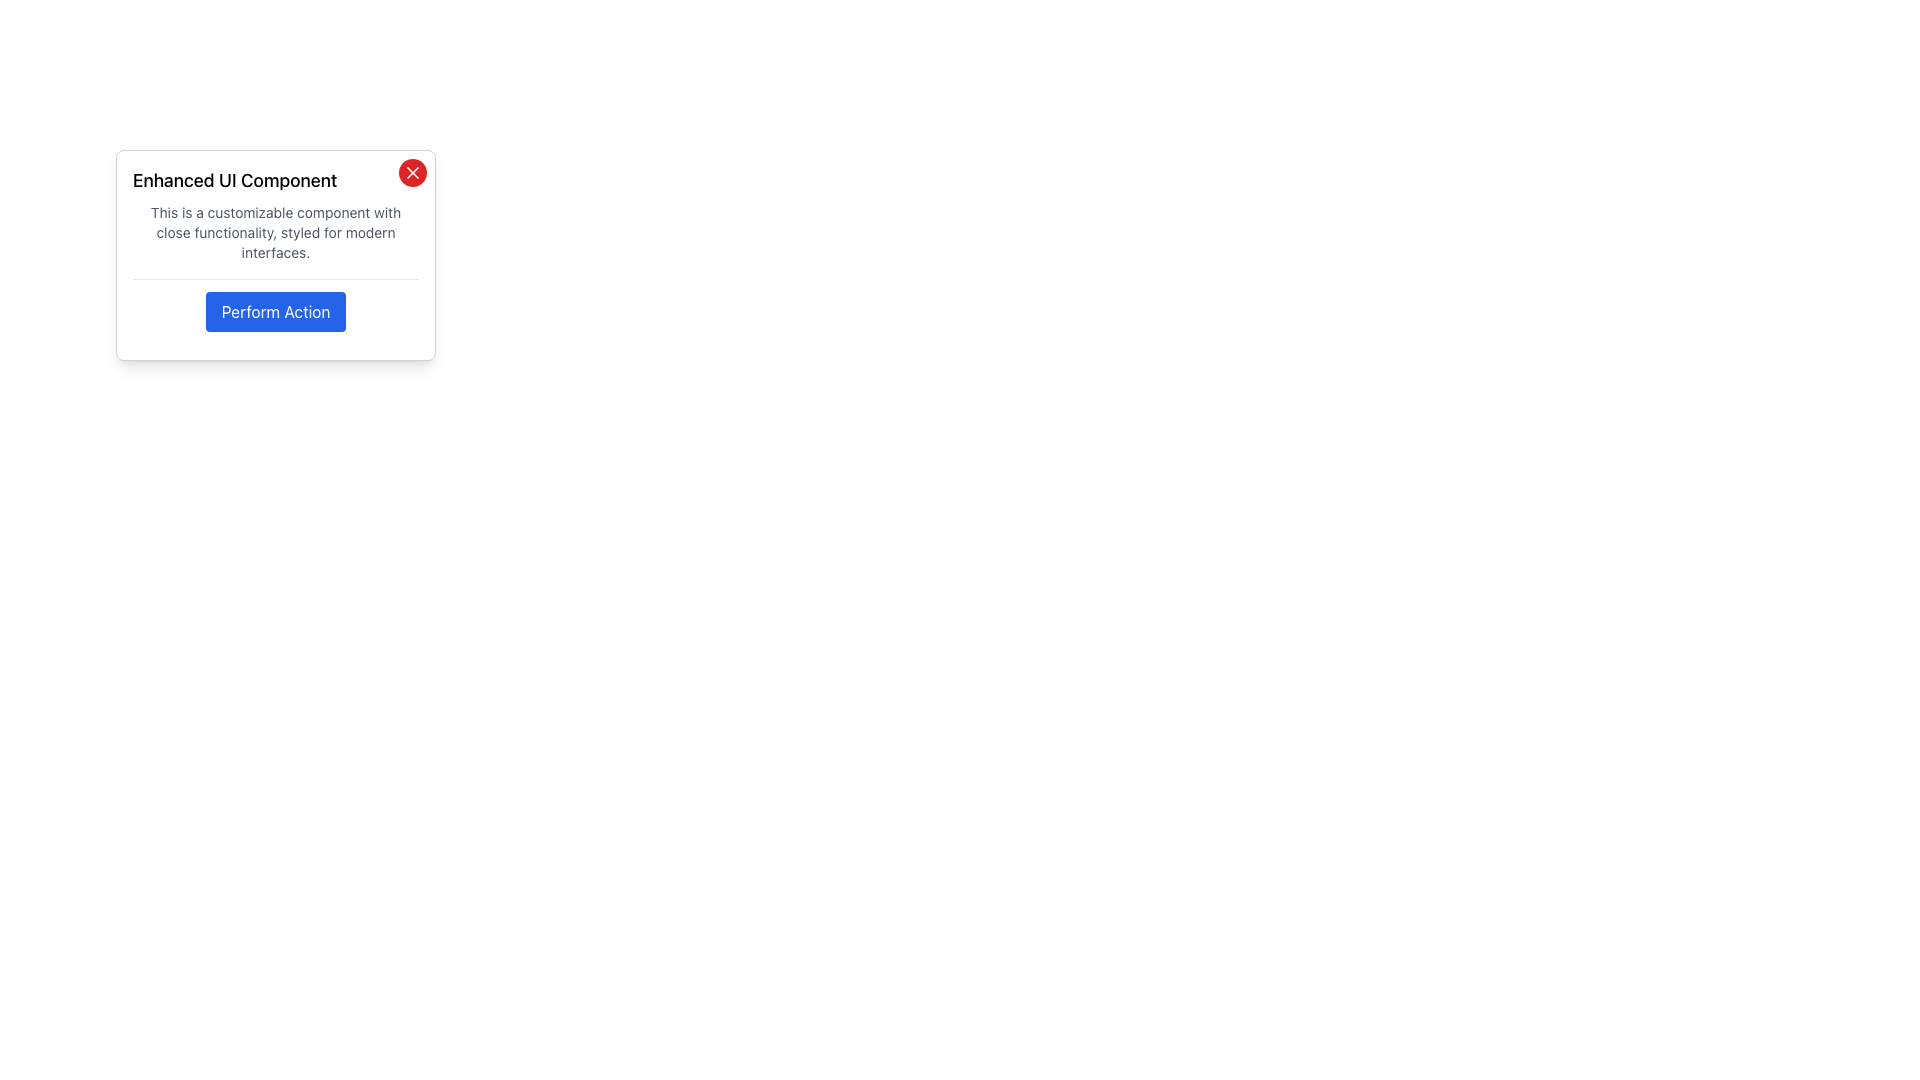 The height and width of the screenshot is (1080, 1920). I want to click on the close button located at the top-right corner of the card interface, so click(411, 172).